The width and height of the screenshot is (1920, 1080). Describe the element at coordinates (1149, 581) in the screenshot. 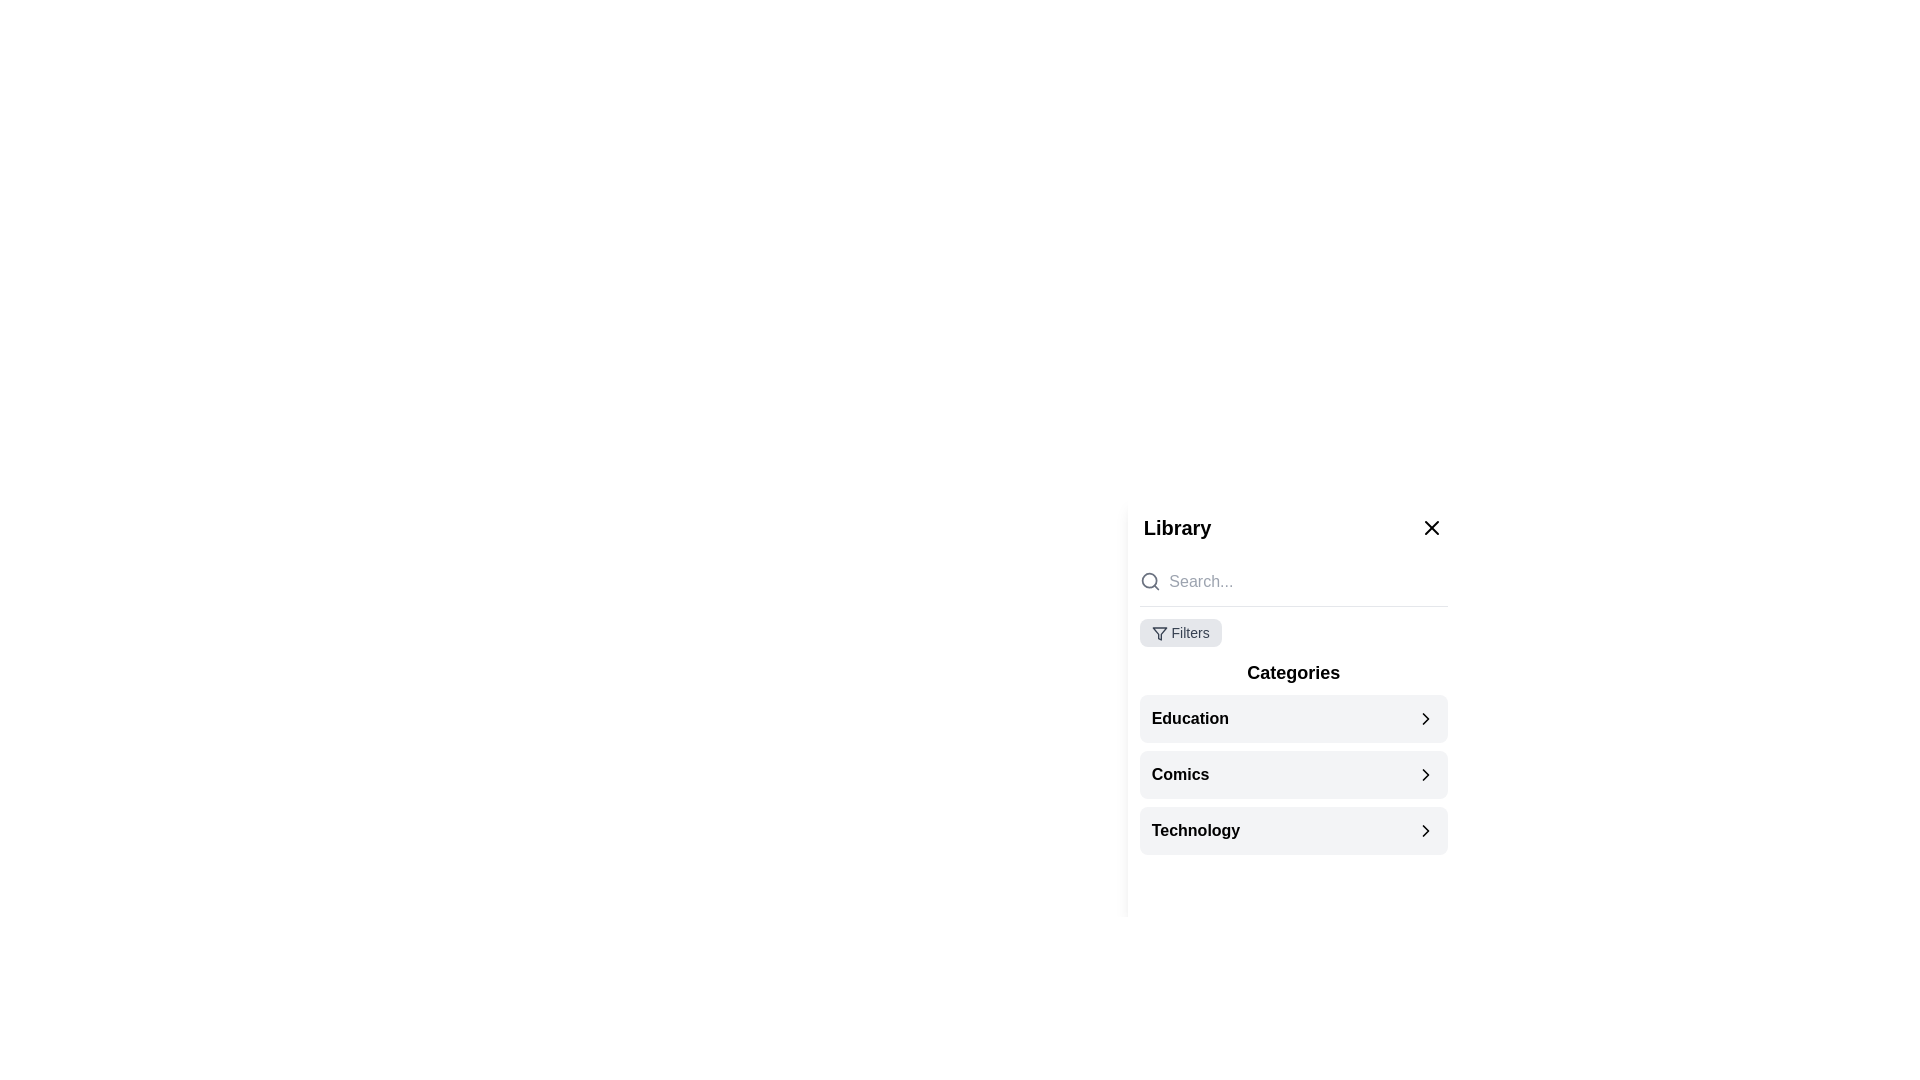

I see `the circular element that serves as a visual indicator within the search icon, located in the top-left region of the library panel` at that location.